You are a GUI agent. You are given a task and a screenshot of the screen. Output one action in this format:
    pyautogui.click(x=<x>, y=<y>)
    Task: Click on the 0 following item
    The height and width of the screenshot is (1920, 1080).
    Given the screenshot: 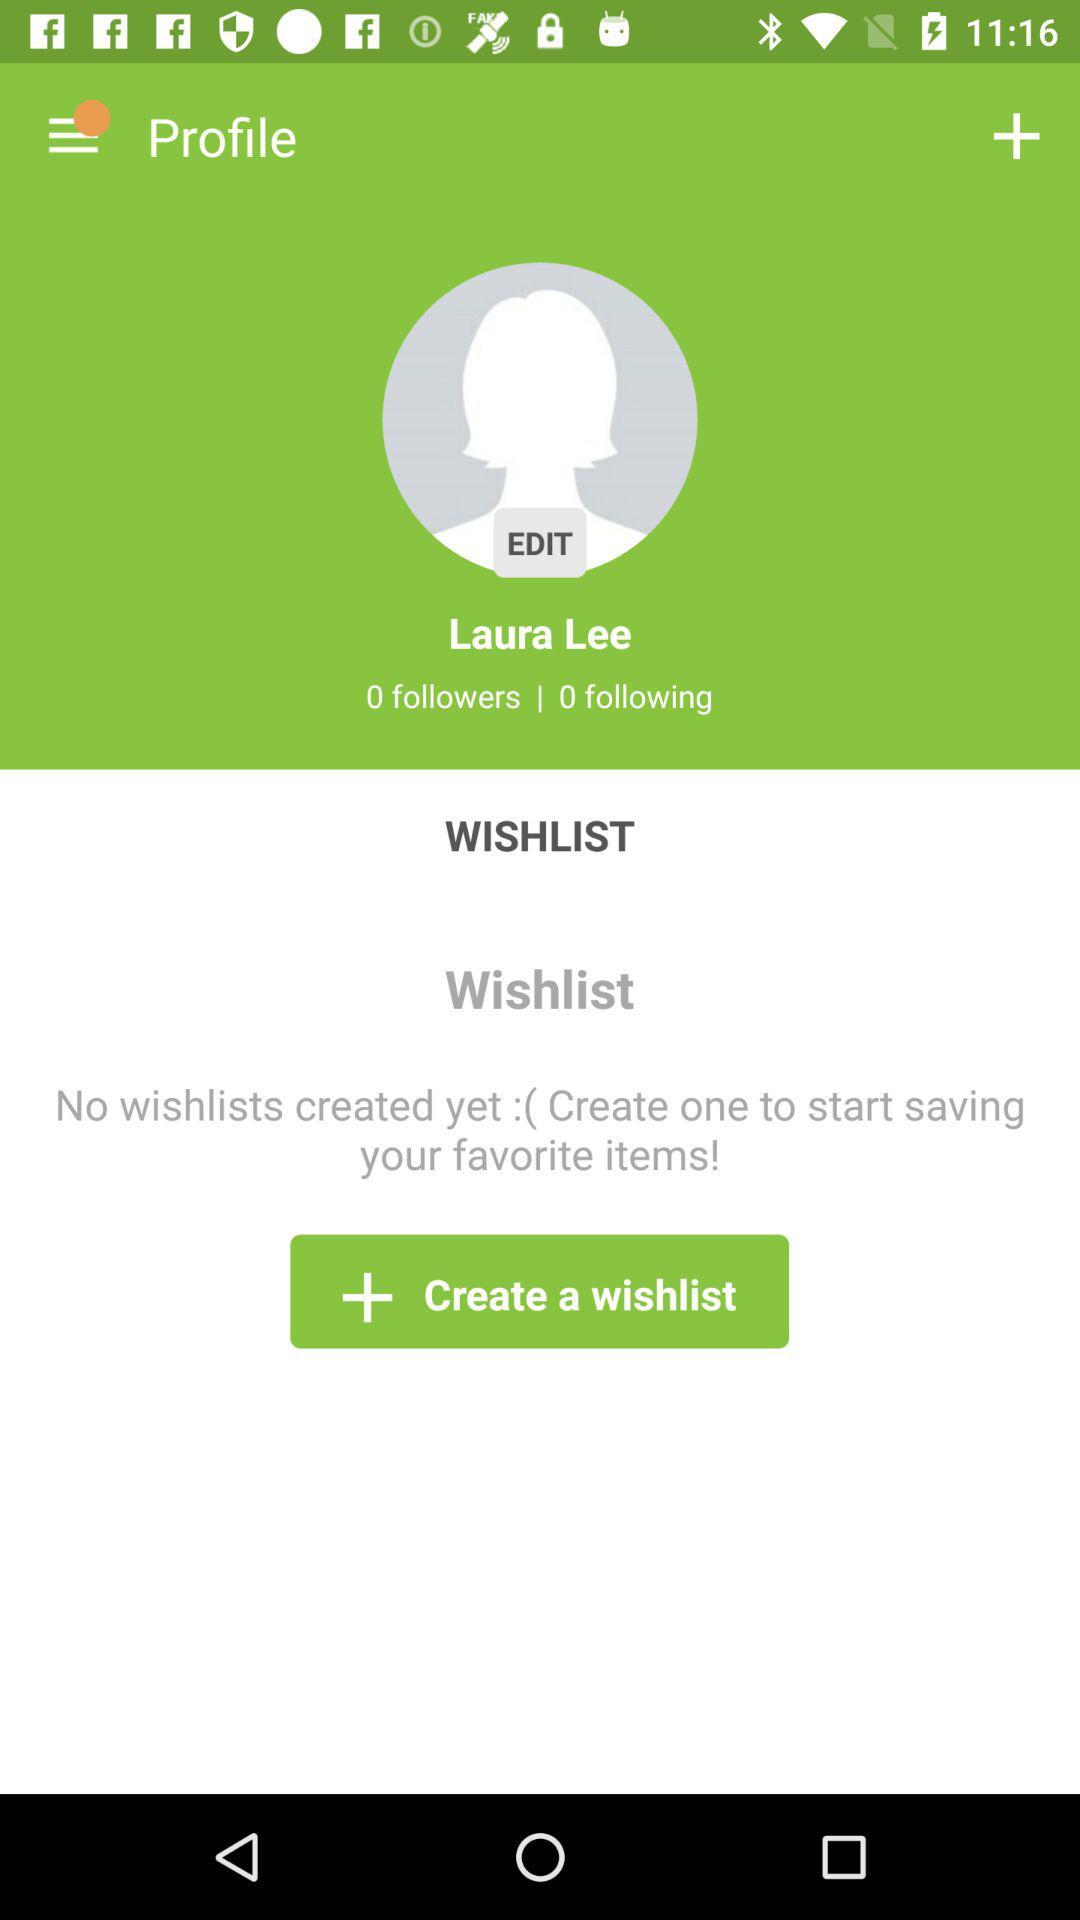 What is the action you would take?
    pyautogui.click(x=636, y=695)
    